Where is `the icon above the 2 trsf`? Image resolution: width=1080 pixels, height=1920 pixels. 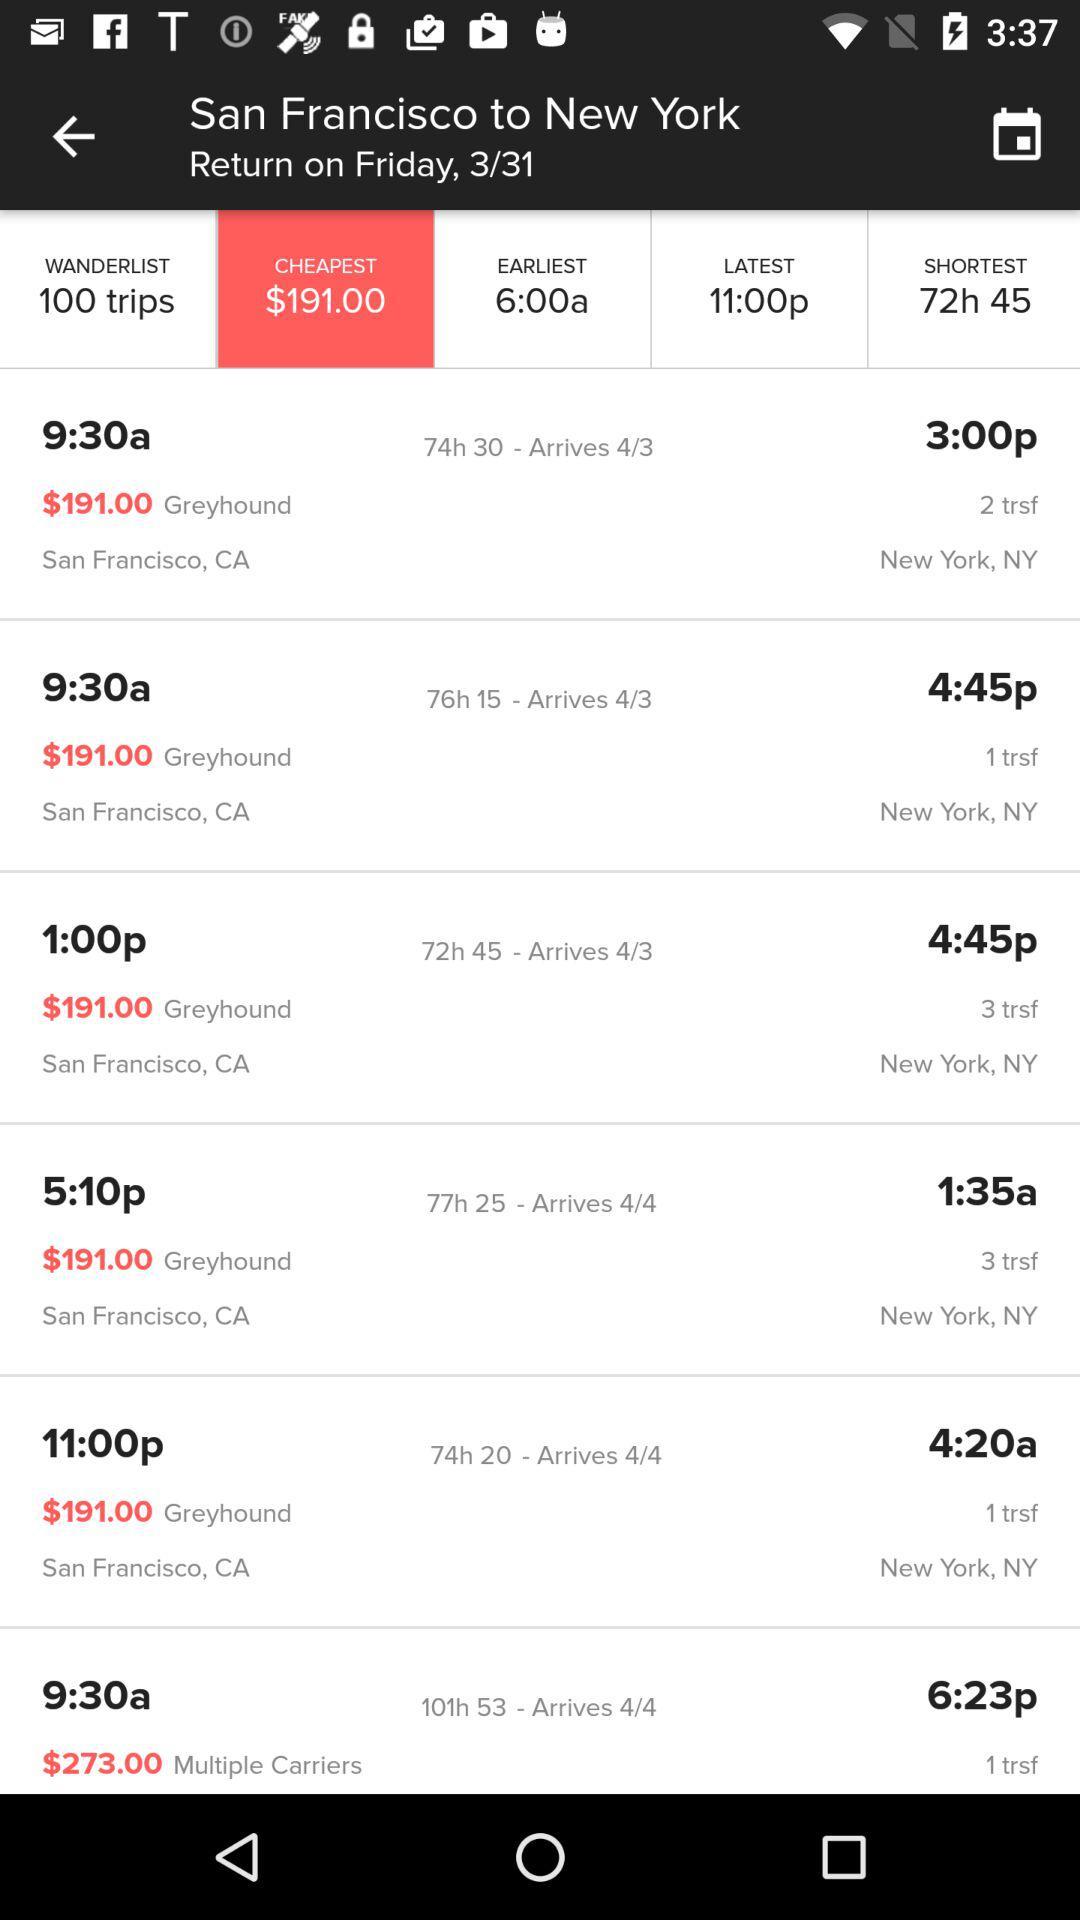
the icon above the 2 trsf is located at coordinates (463, 446).